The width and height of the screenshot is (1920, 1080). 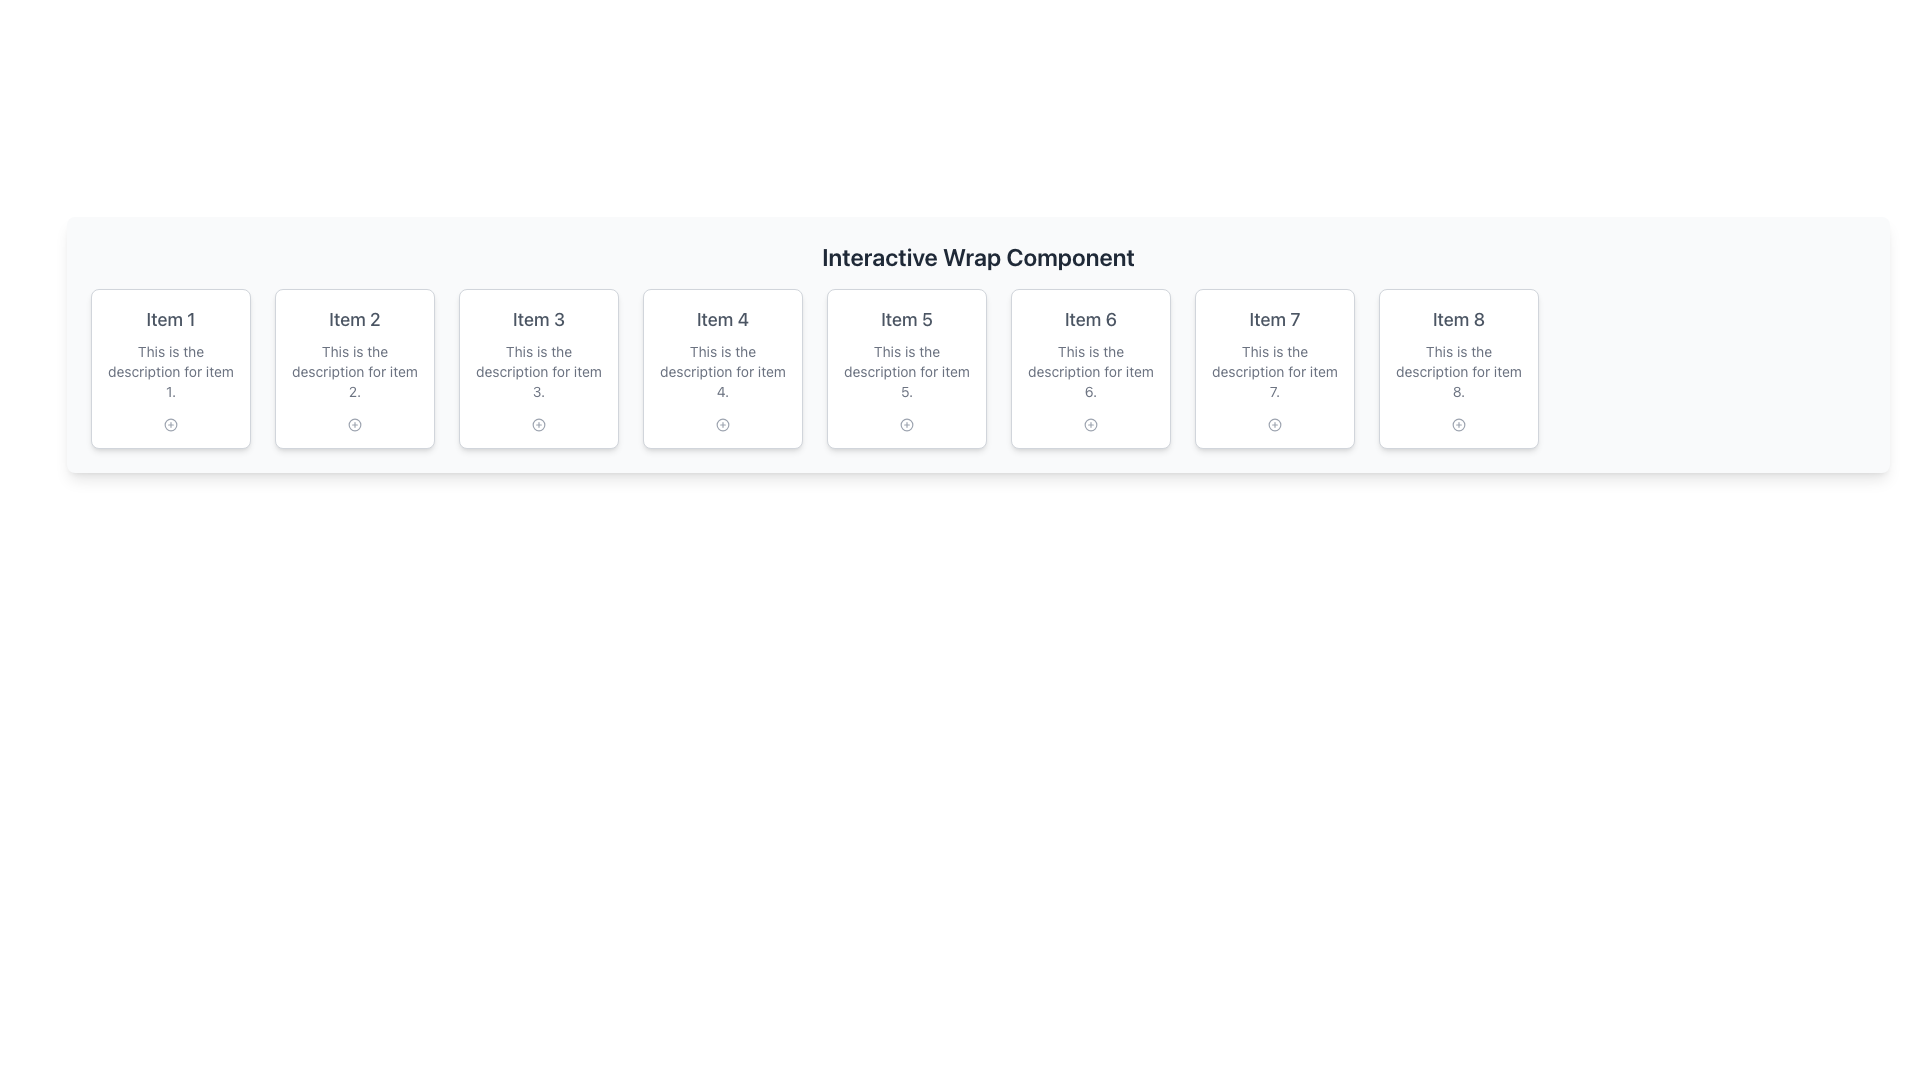 I want to click on the outermost circle of the SVG graphic element that is part of the 'Item 3' interface card, which depicts a plus sign within a circle, so click(x=538, y=423).